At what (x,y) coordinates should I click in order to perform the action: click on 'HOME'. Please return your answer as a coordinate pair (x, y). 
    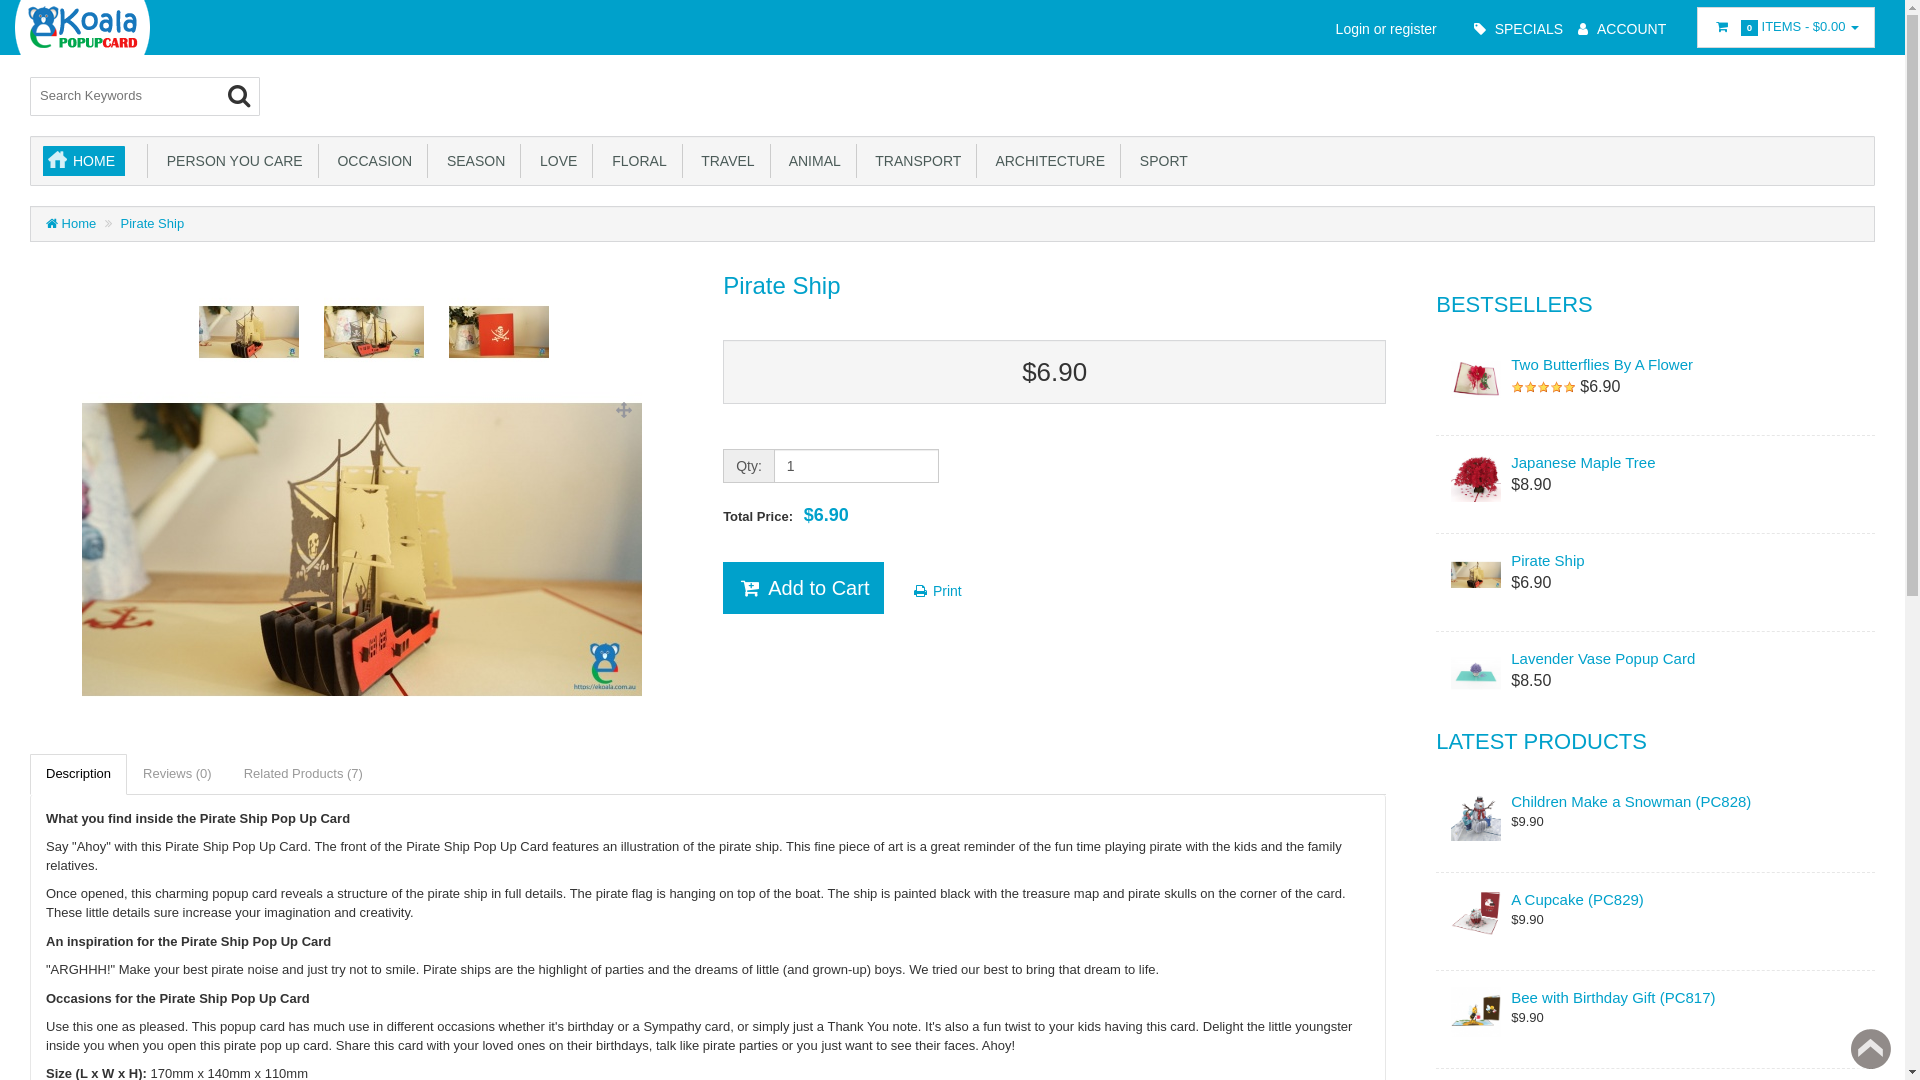
    Looking at the image, I should click on (83, 160).